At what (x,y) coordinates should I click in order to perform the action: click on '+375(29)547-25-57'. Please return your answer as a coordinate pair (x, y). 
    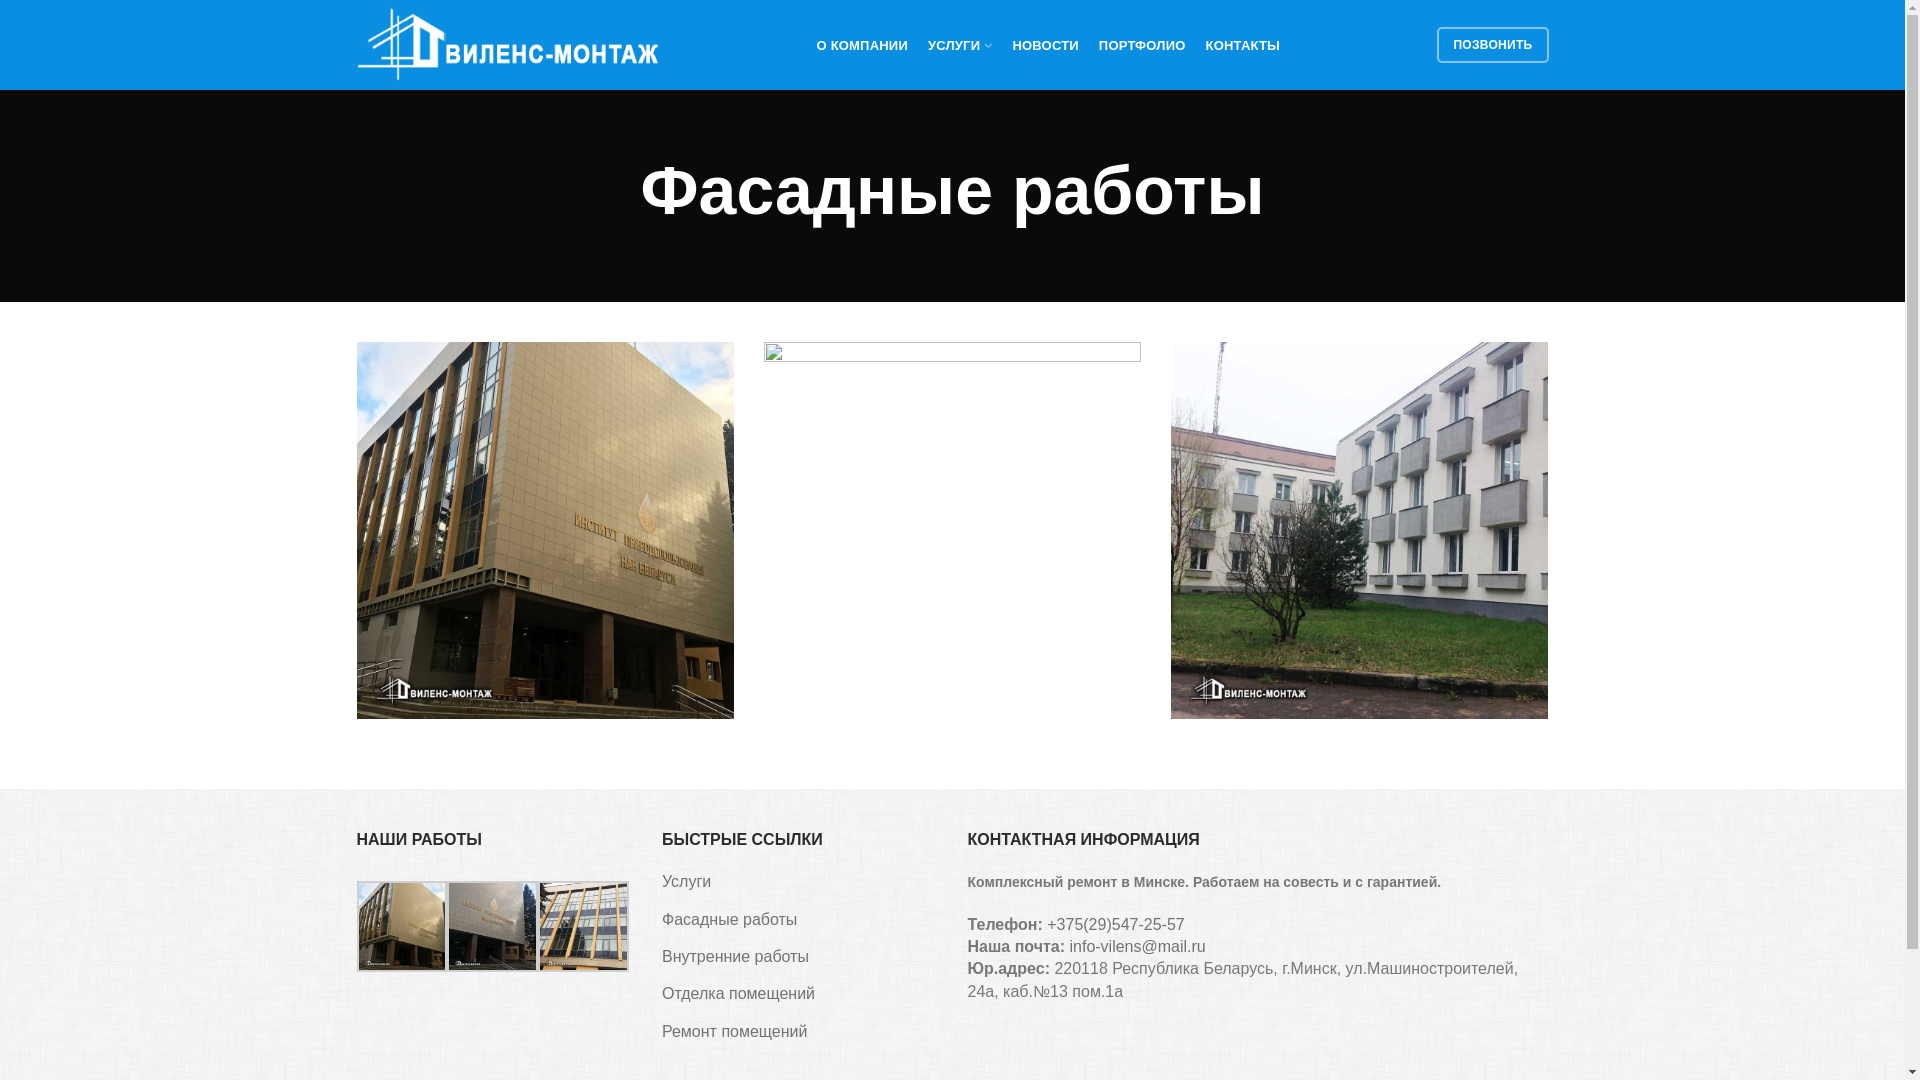
    Looking at the image, I should click on (1045, 924).